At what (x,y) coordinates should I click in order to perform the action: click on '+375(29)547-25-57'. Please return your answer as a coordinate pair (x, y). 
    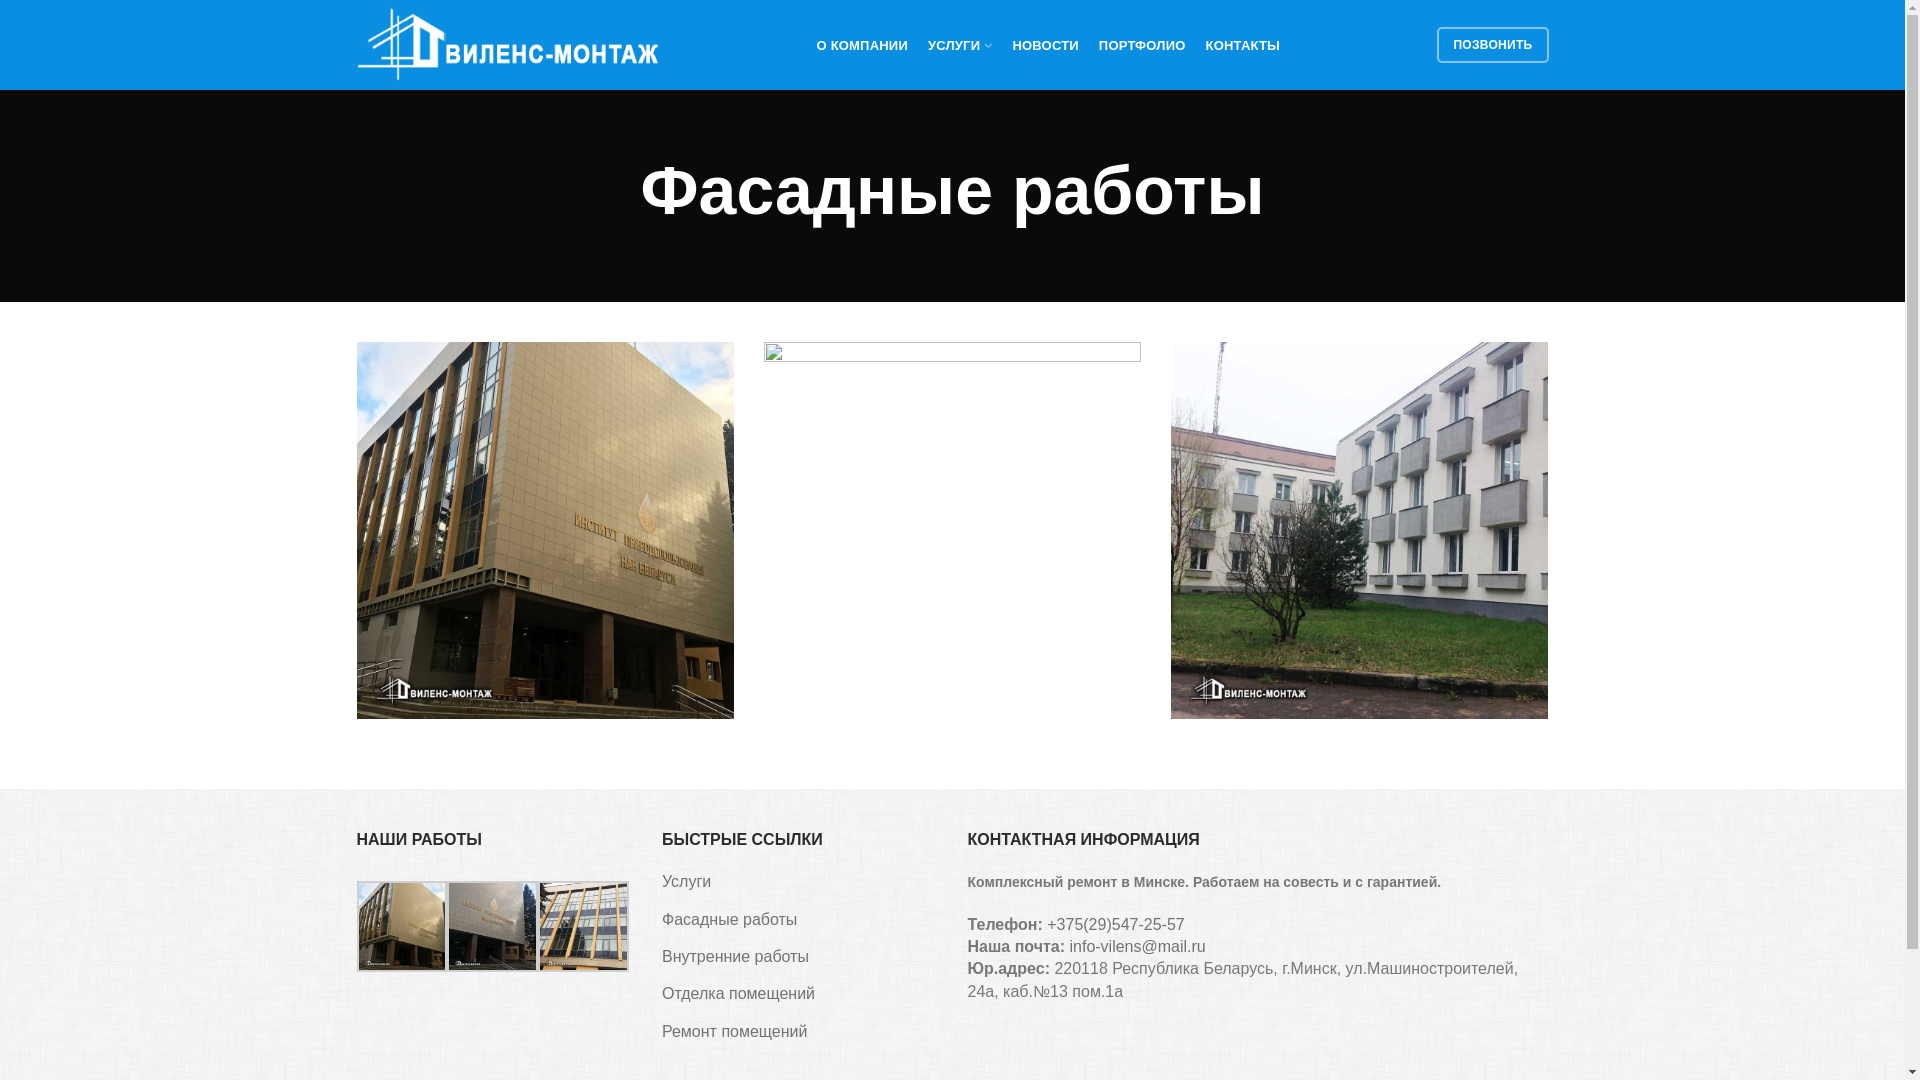
    Looking at the image, I should click on (1045, 924).